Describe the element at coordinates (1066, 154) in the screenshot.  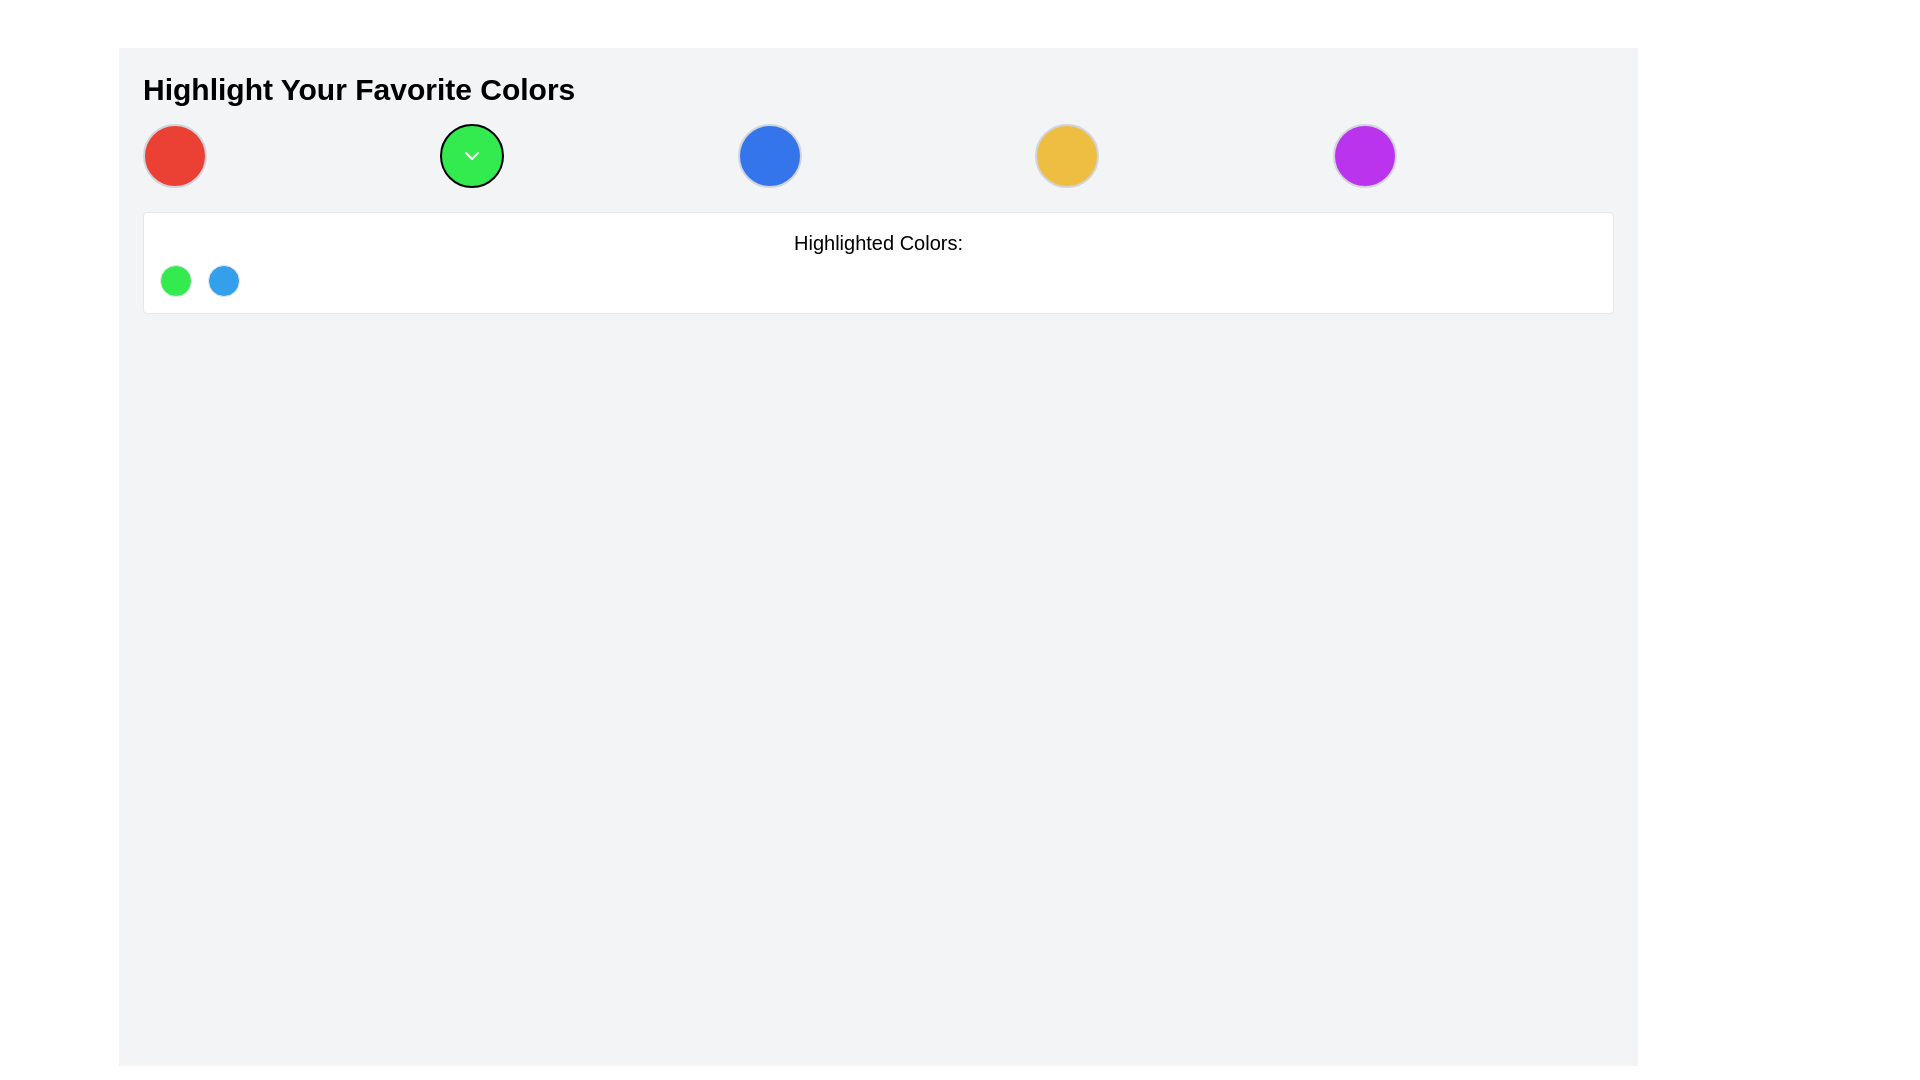
I see `the fourth circular button with a yellow background and a gray border` at that location.